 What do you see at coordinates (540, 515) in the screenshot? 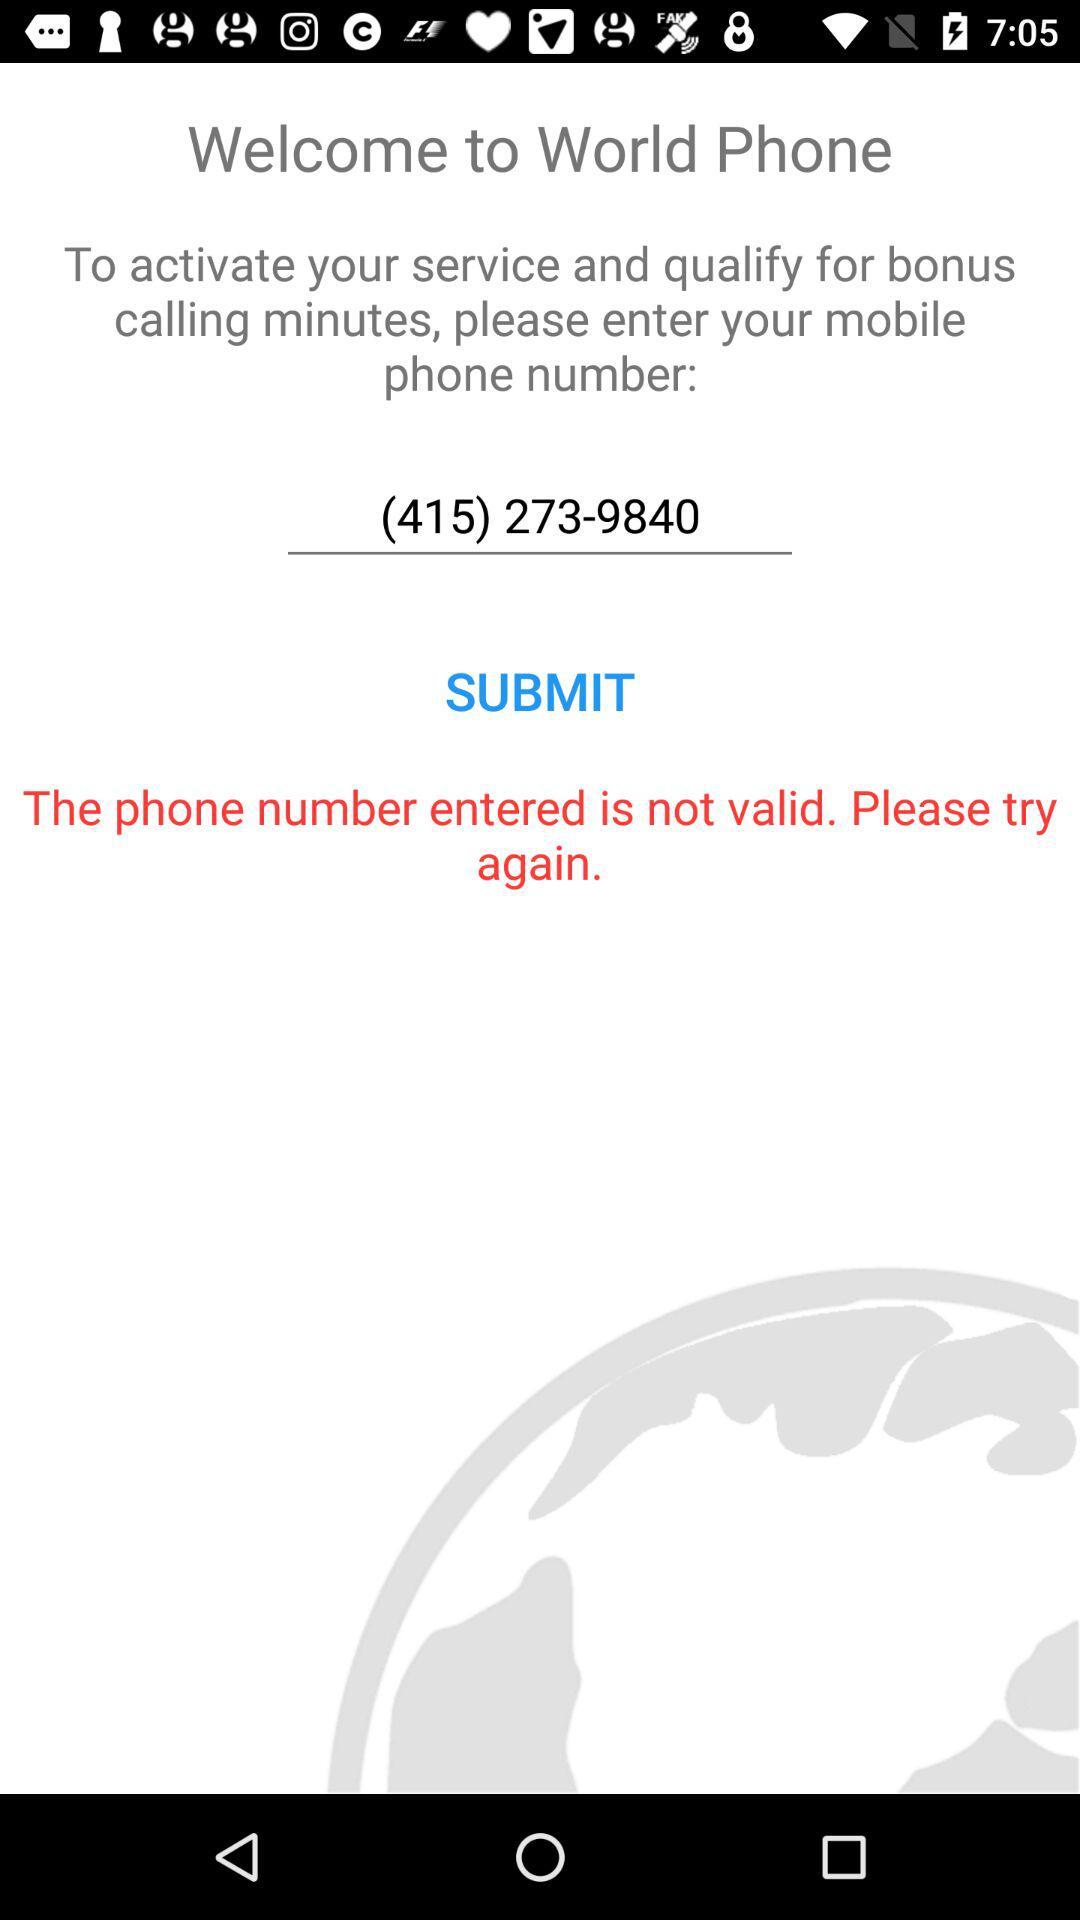
I see `(415) 273-9840` at bounding box center [540, 515].